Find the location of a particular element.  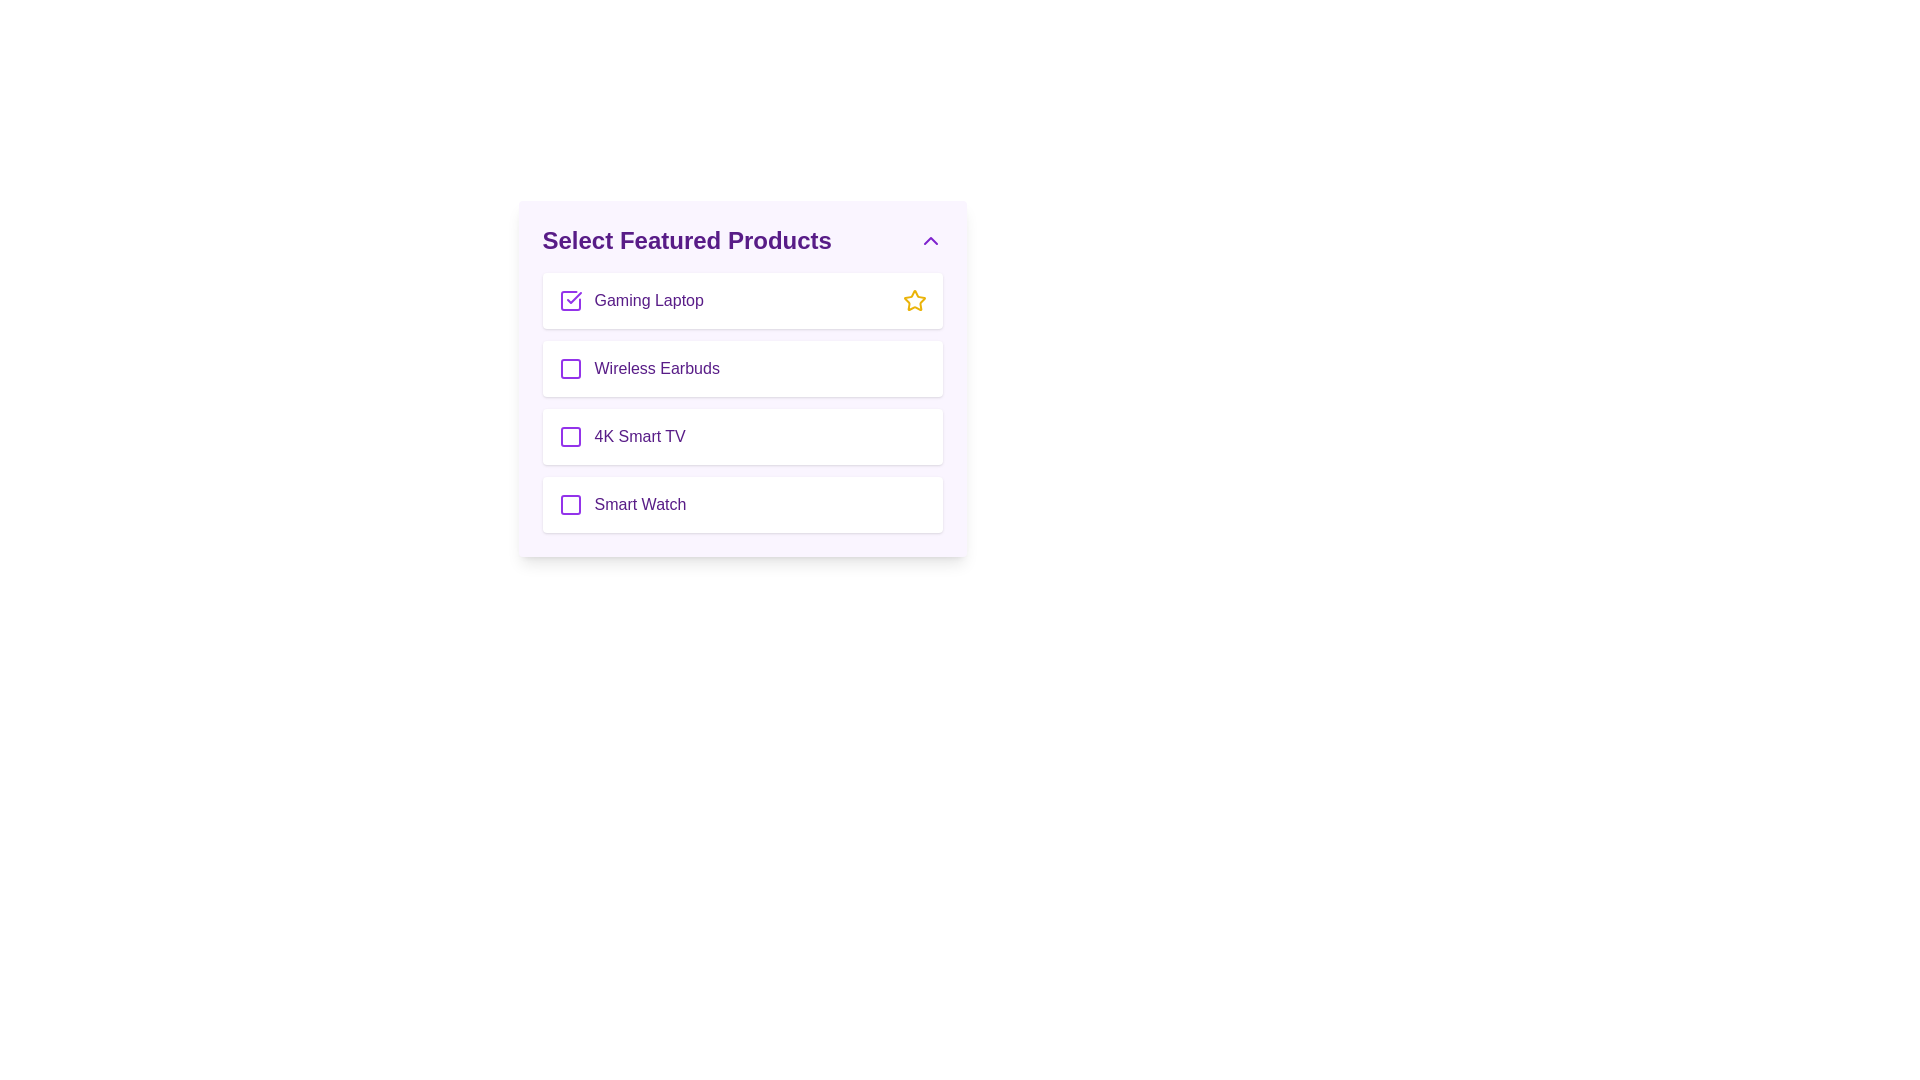

the checkbox labeled 'Smart Watch' is located at coordinates (741, 504).